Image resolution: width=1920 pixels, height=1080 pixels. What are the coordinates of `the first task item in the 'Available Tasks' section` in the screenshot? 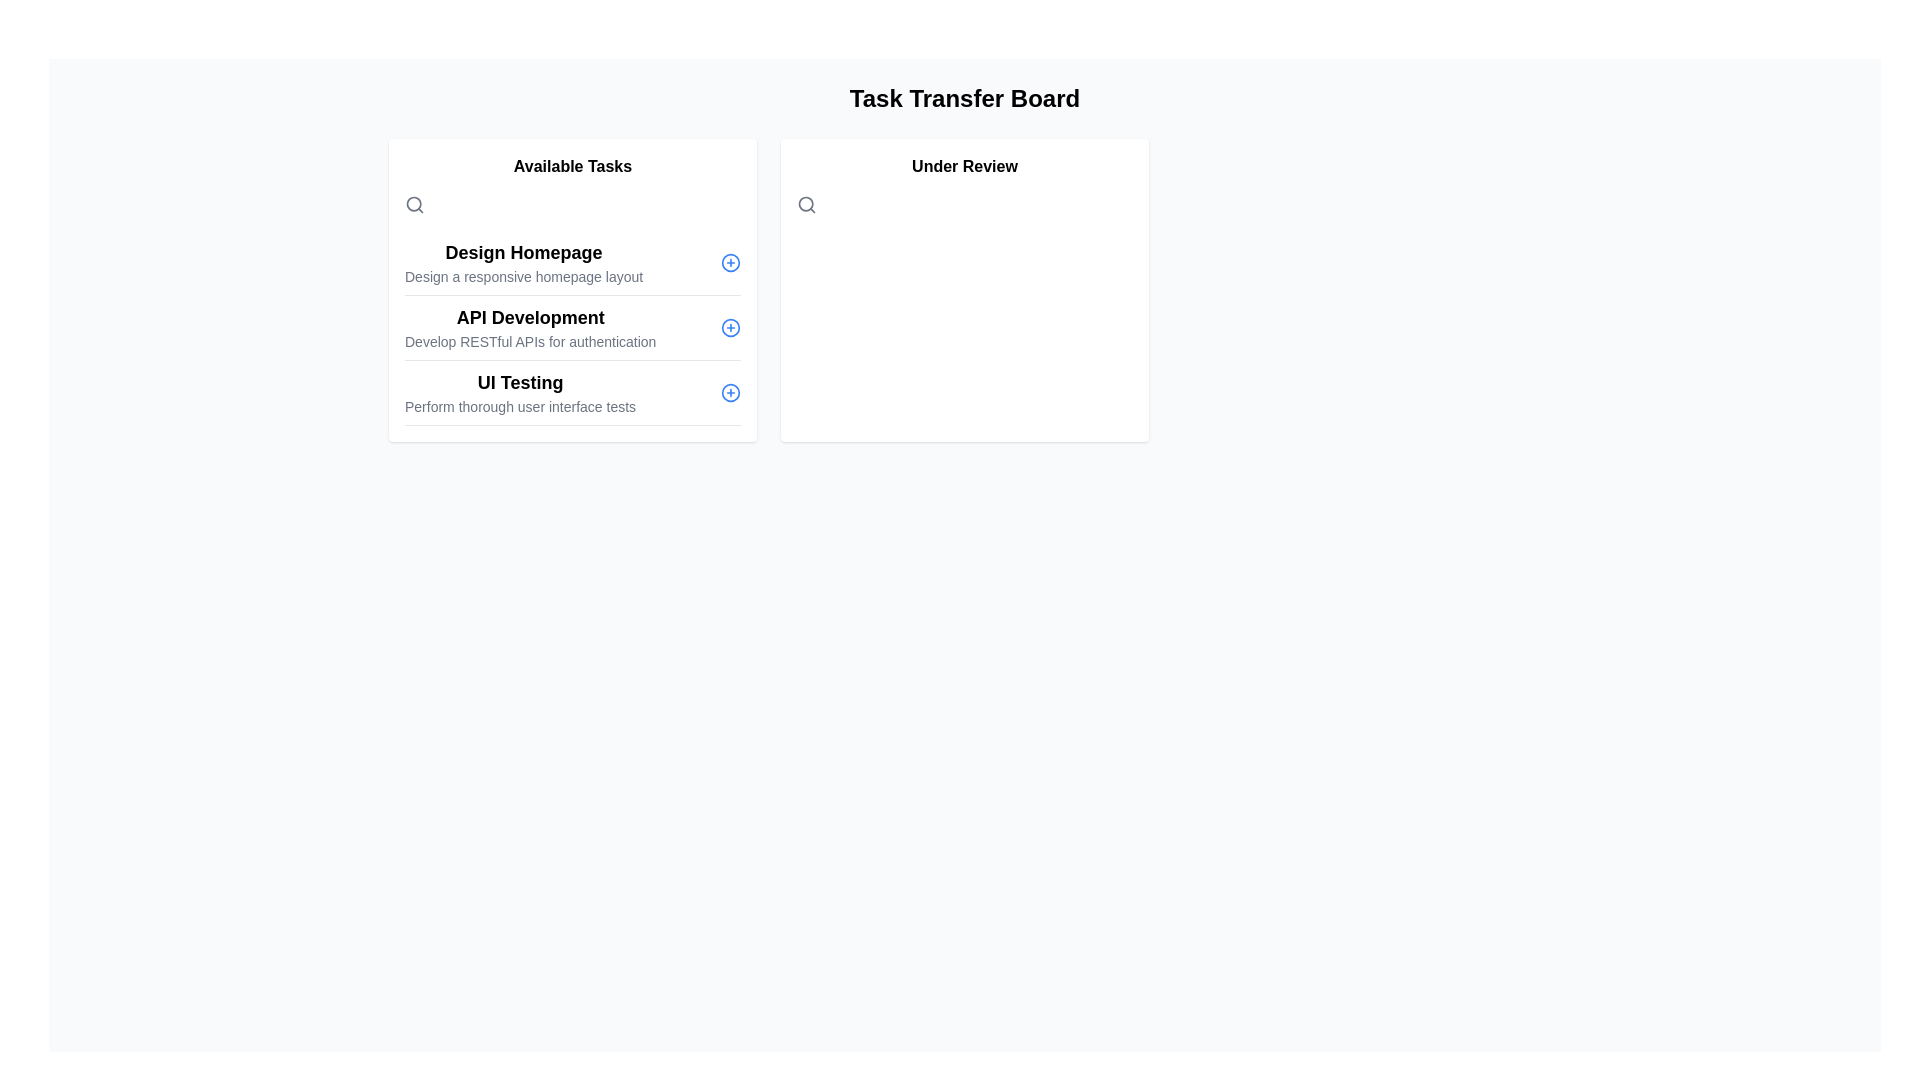 It's located at (524, 261).